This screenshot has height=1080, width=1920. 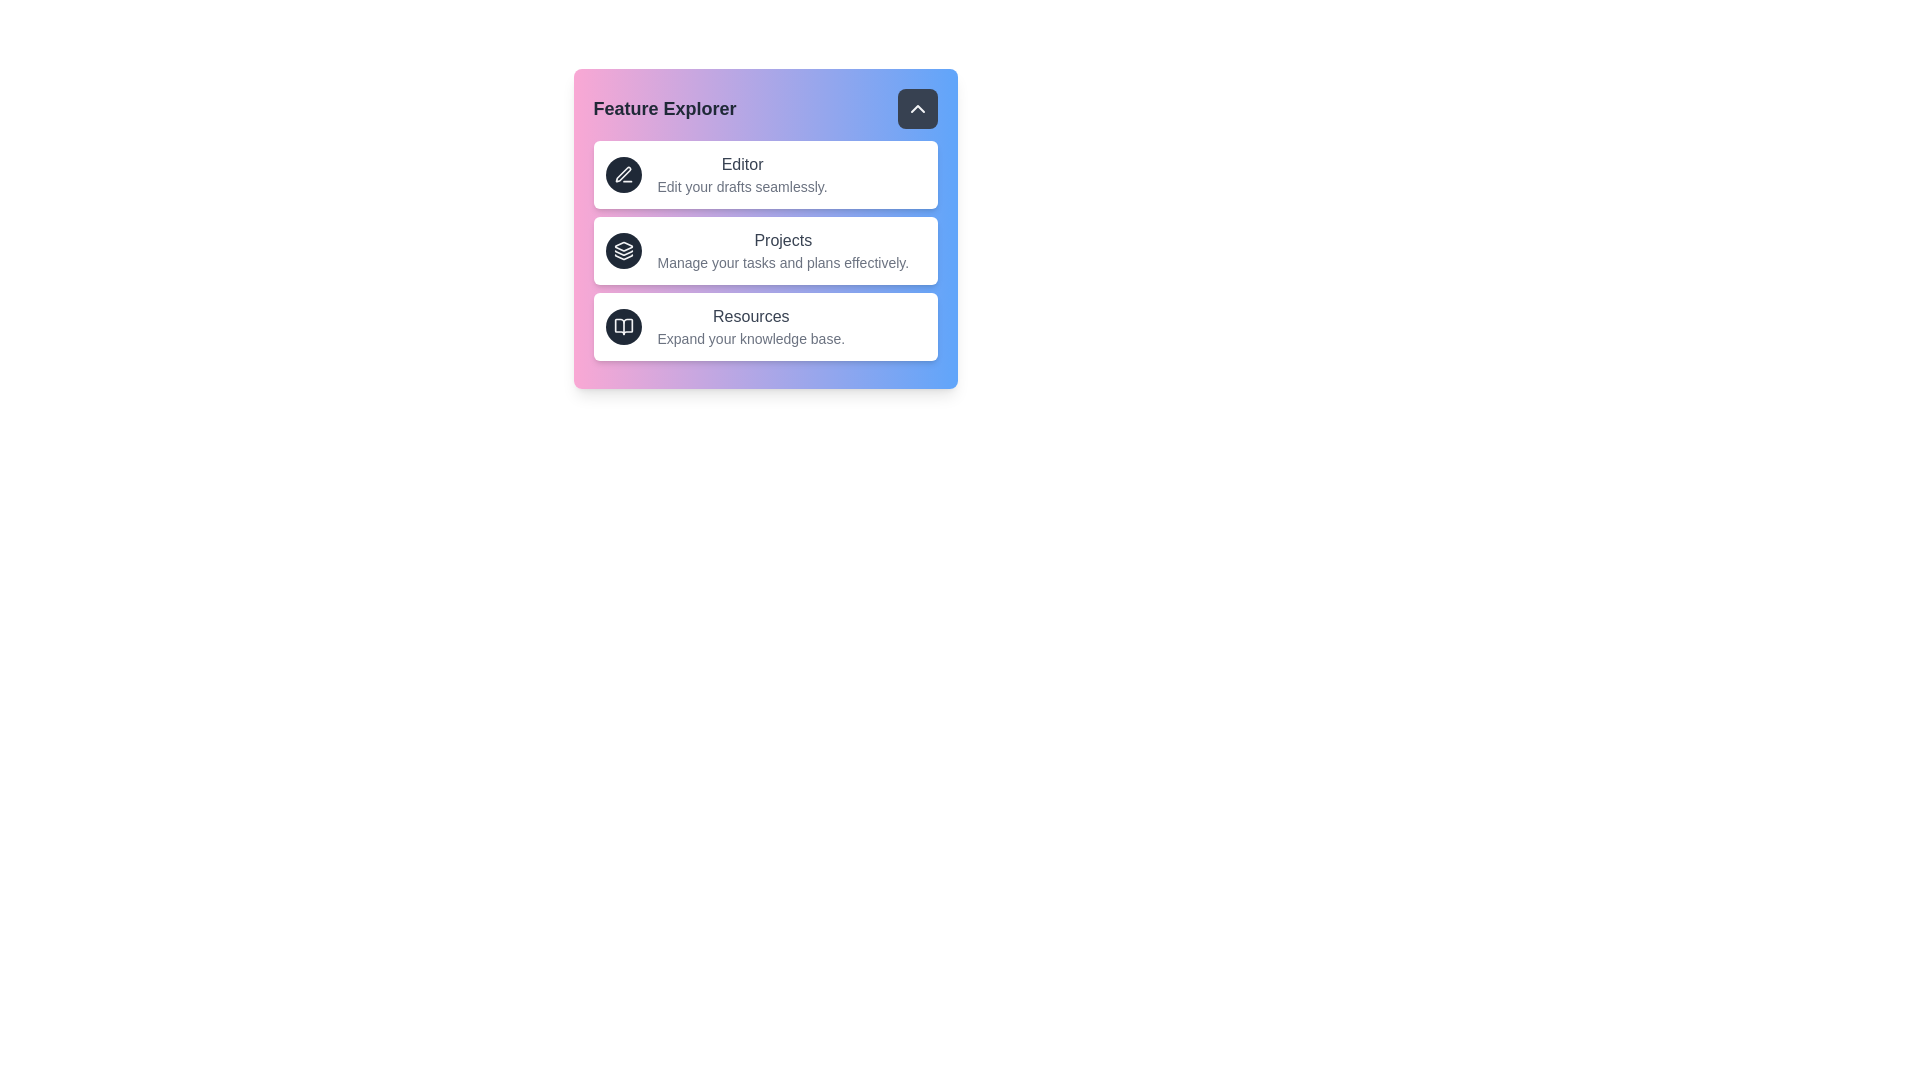 What do you see at coordinates (622, 326) in the screenshot?
I see `the Resources icon to interact with the corresponding feature` at bounding box center [622, 326].